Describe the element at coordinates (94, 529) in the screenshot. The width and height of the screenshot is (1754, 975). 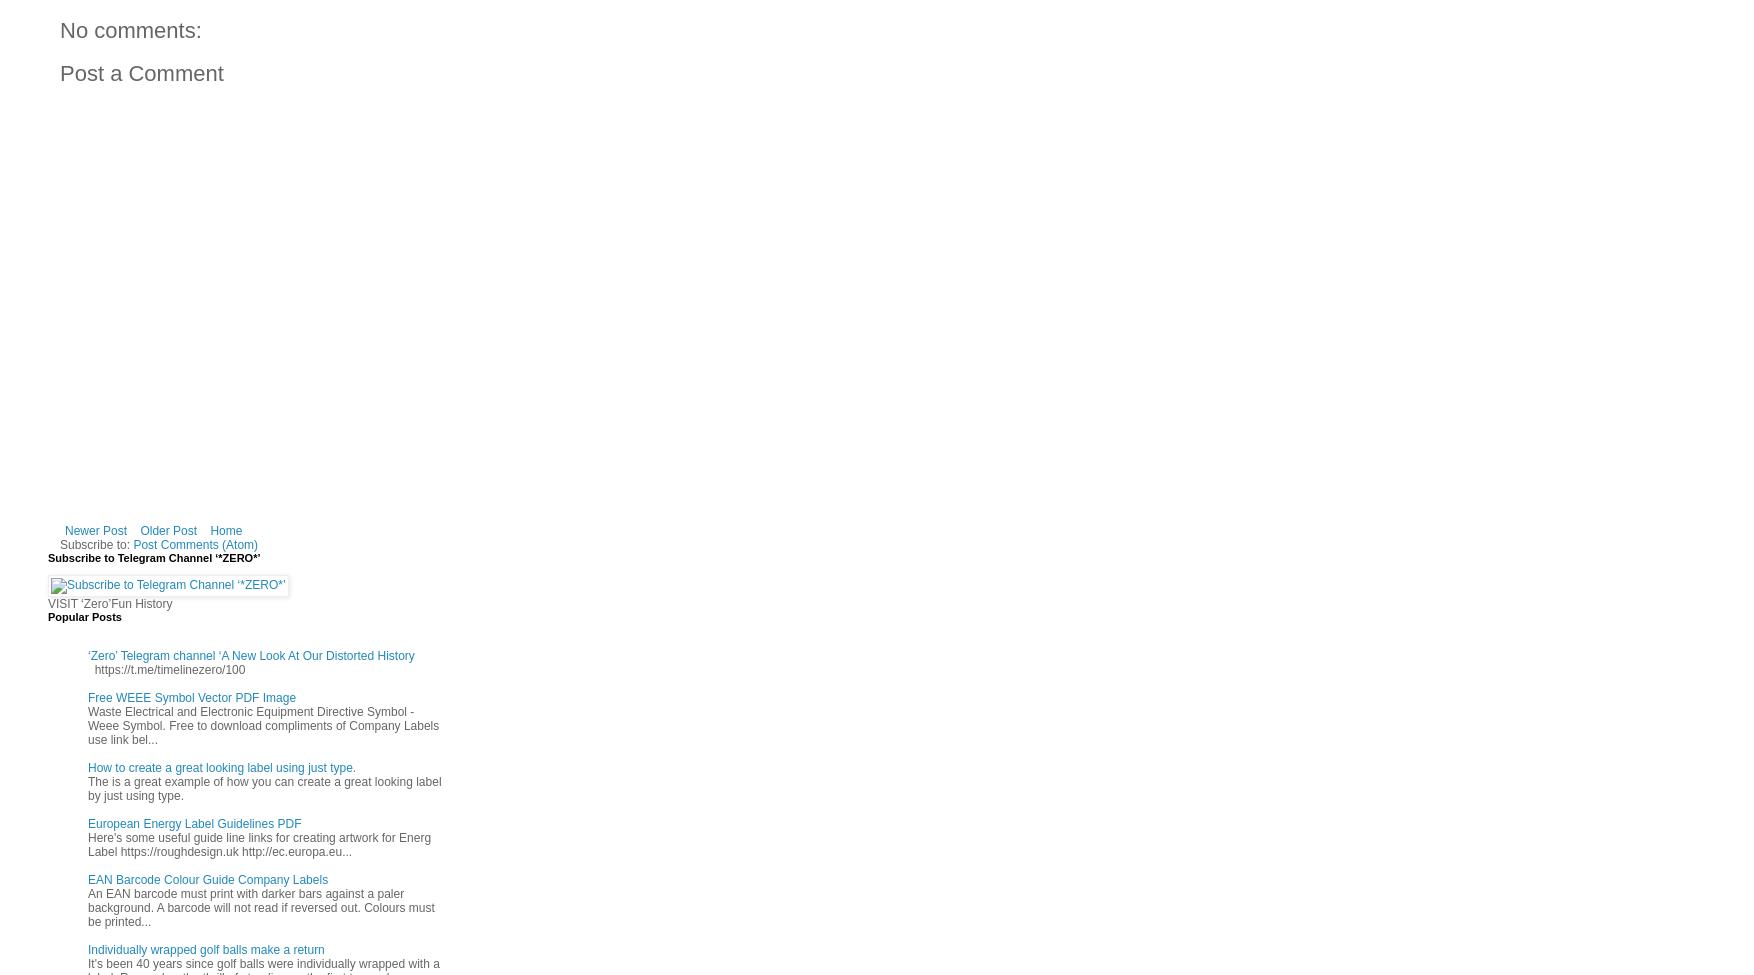
I see `'Newer Post'` at that location.